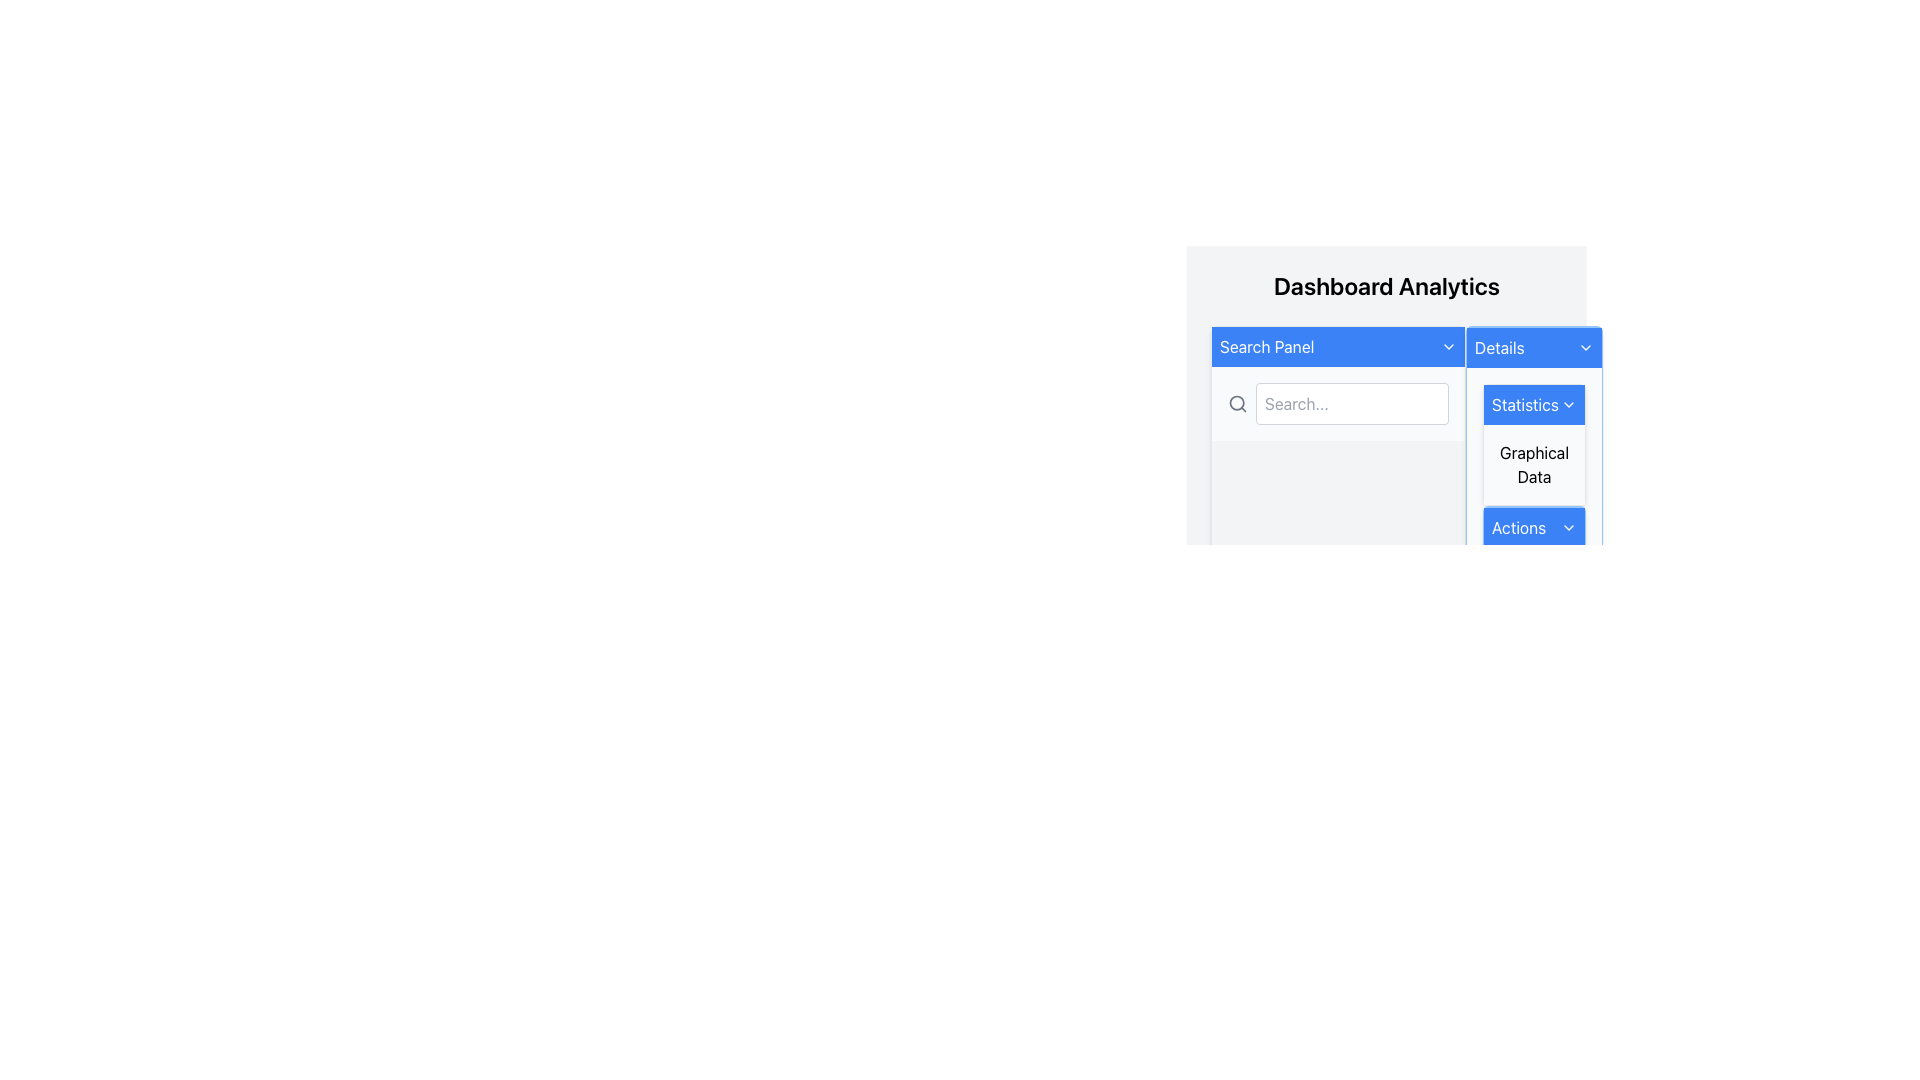 The height and width of the screenshot is (1080, 1920). What do you see at coordinates (1533, 405) in the screenshot?
I see `the 'Statistics' button with a downward-pointing chevron icon` at bounding box center [1533, 405].